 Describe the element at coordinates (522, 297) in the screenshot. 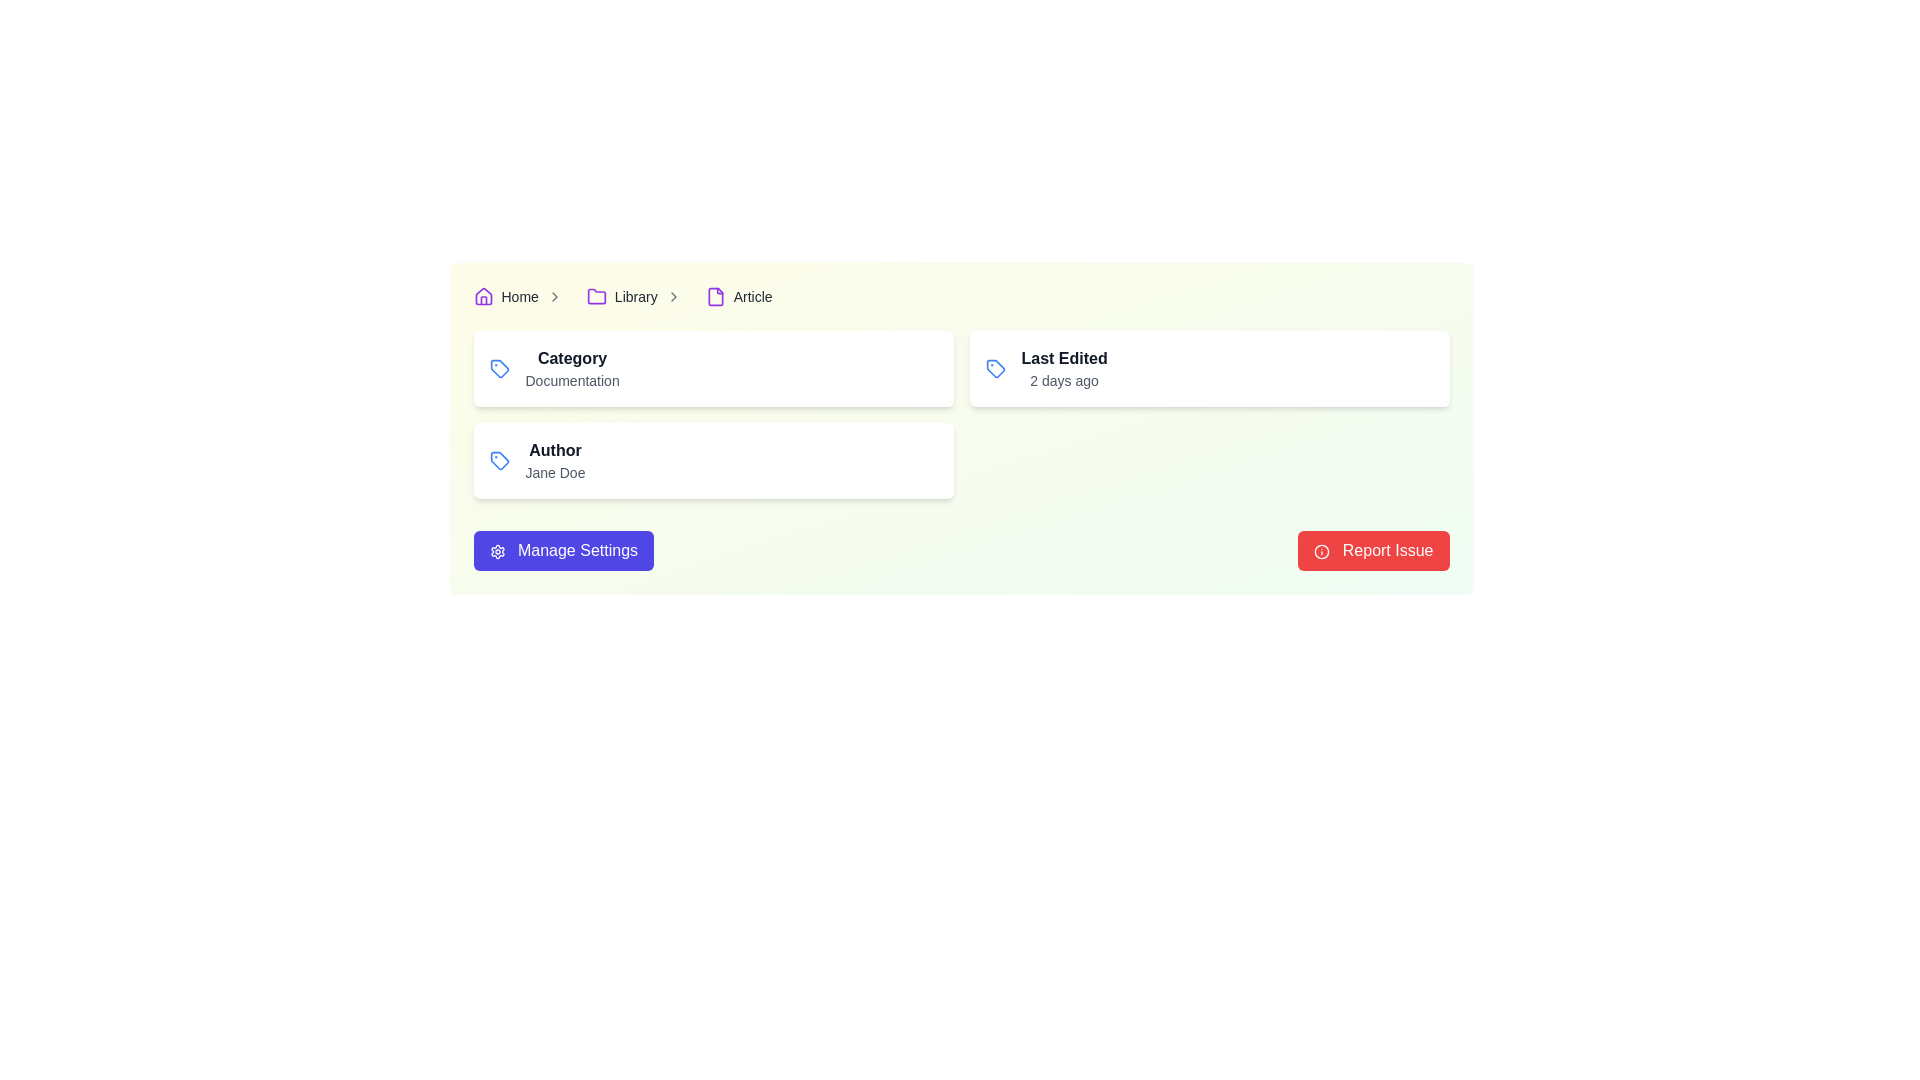

I see `the first segment of the breadcrumb navigation bar at the top of the interface` at that location.